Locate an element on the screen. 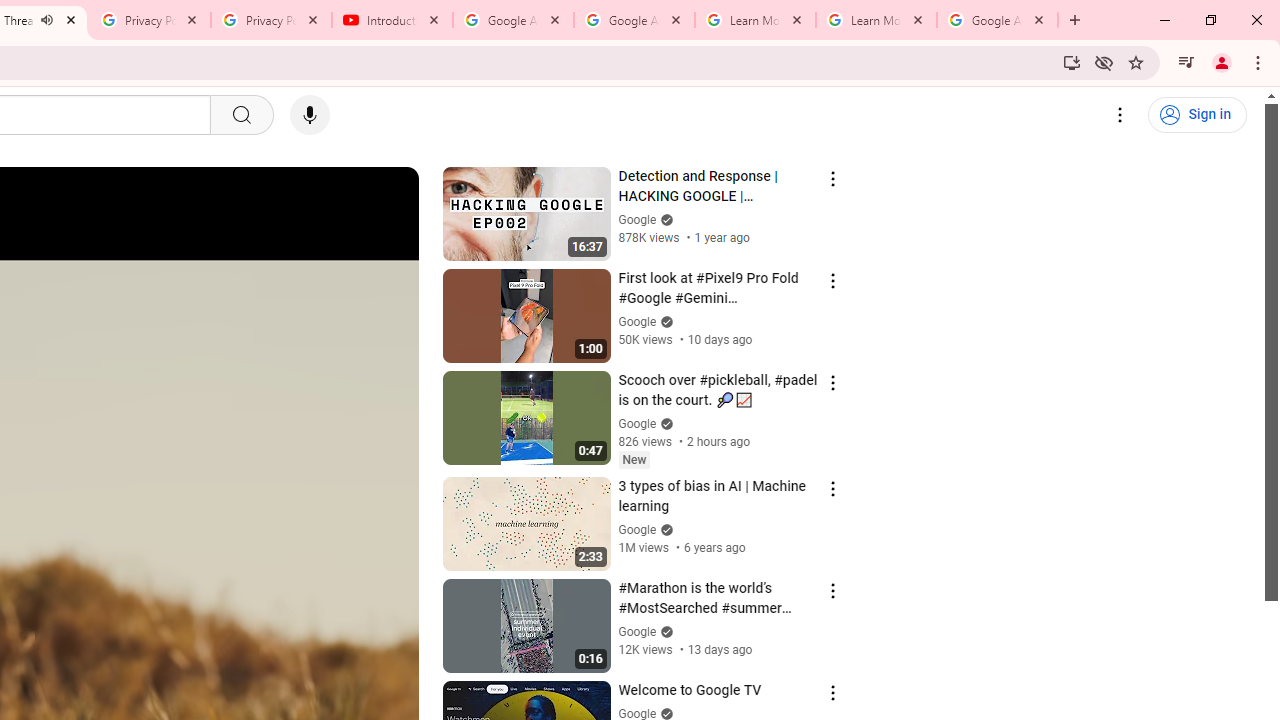 Image resolution: width=1280 pixels, height=720 pixels. 'Install YouTube' is located at coordinates (1071, 61).